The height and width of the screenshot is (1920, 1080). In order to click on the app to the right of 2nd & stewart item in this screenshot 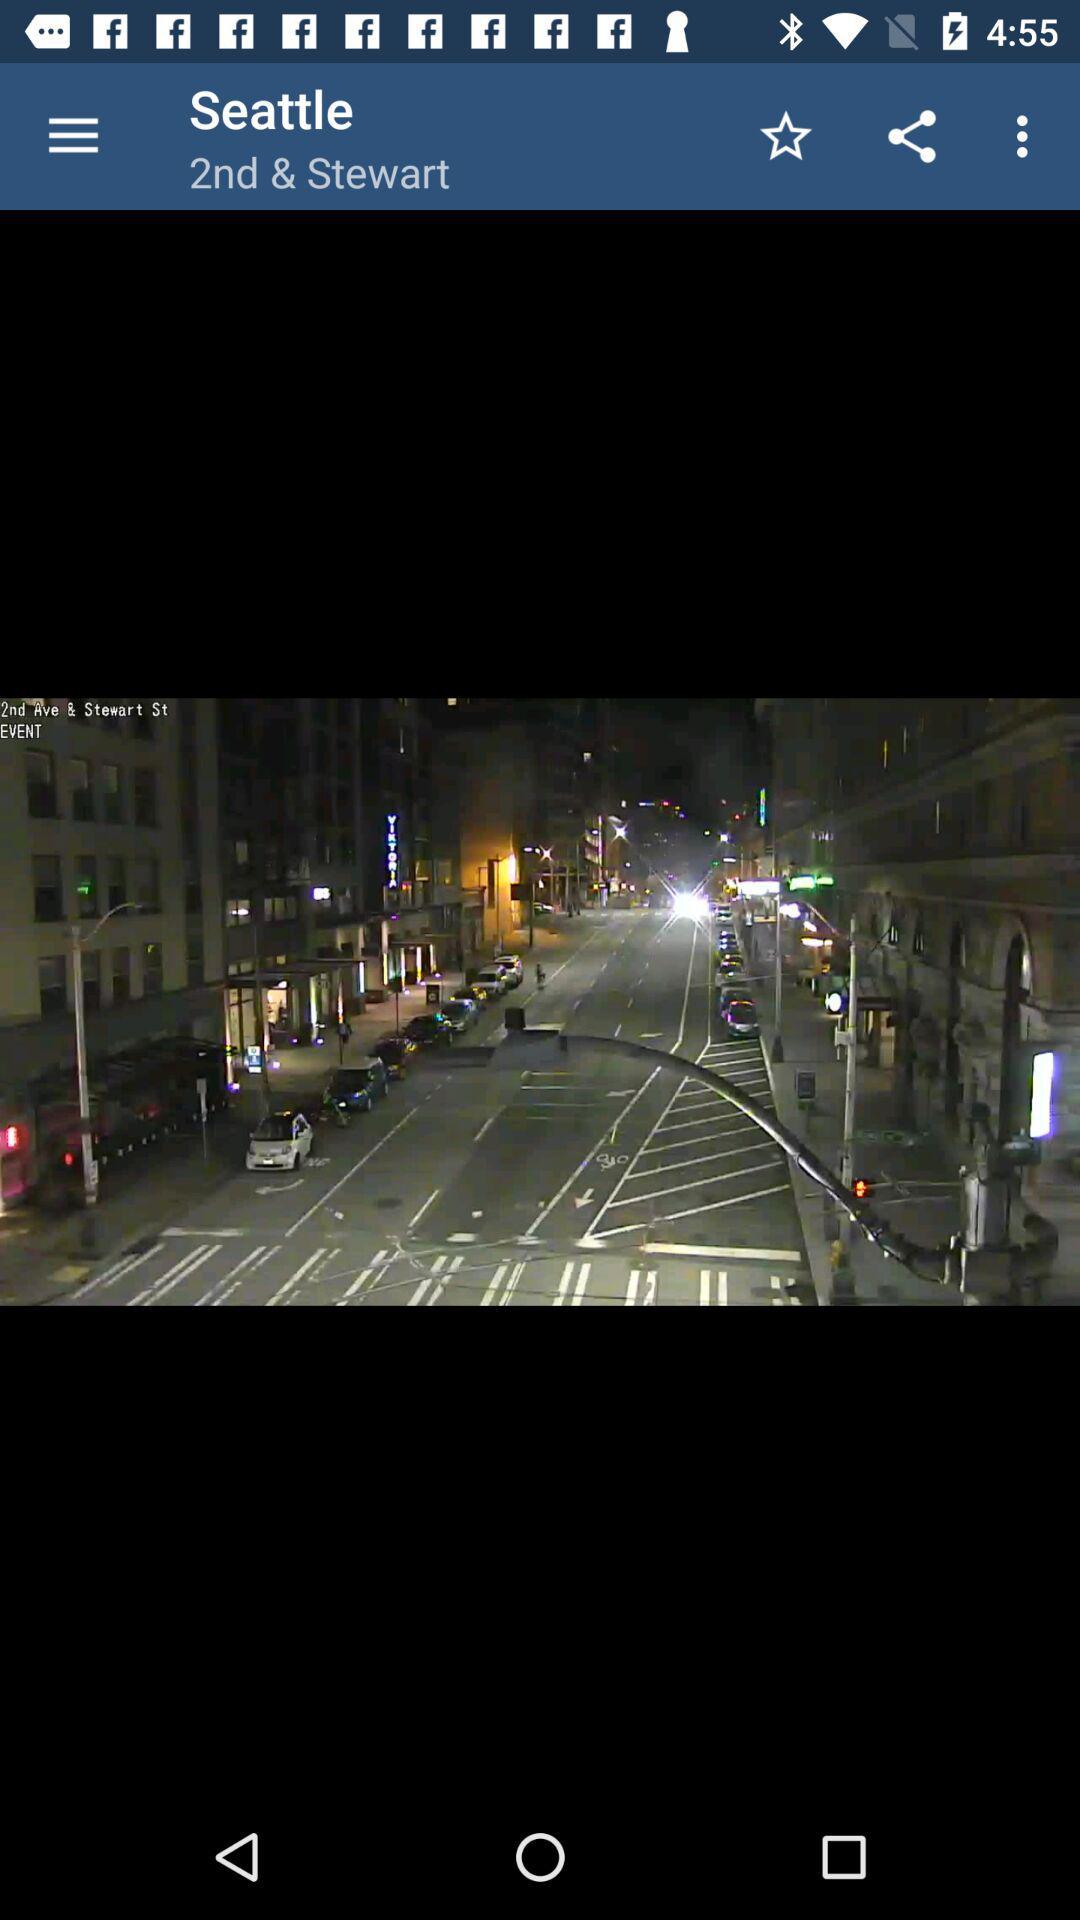, I will do `click(785, 135)`.